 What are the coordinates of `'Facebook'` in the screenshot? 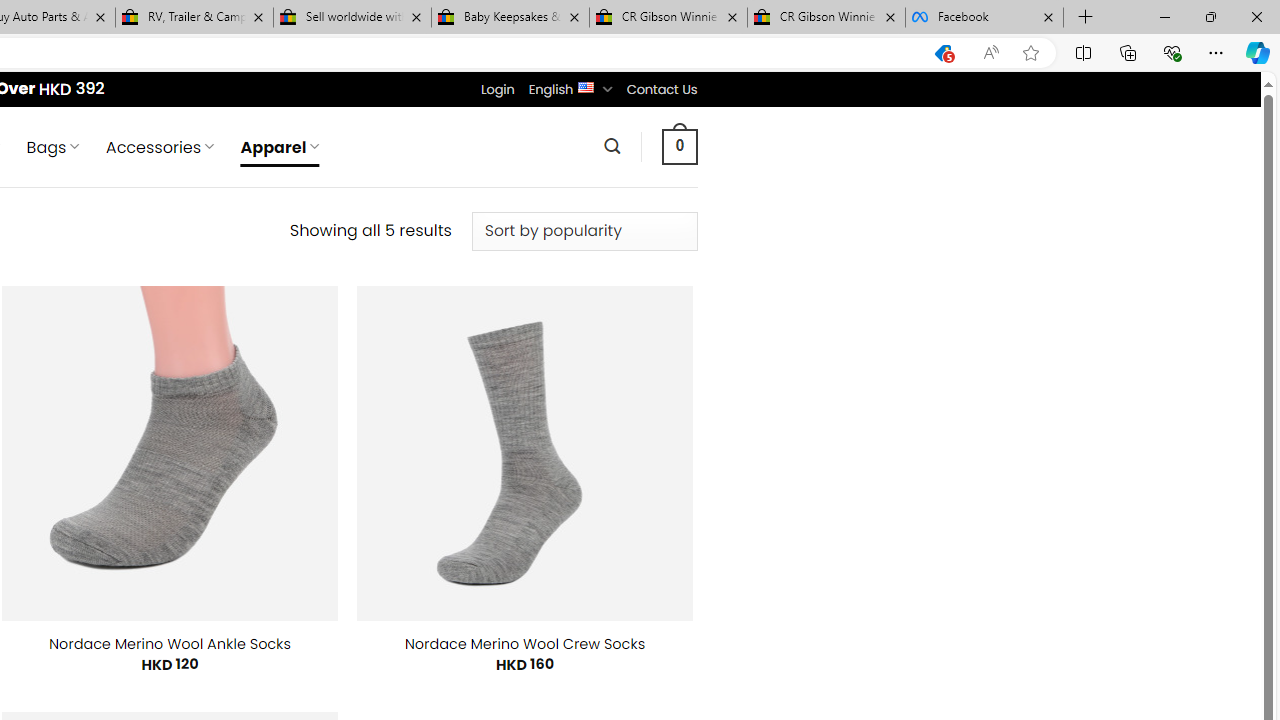 It's located at (984, 17).